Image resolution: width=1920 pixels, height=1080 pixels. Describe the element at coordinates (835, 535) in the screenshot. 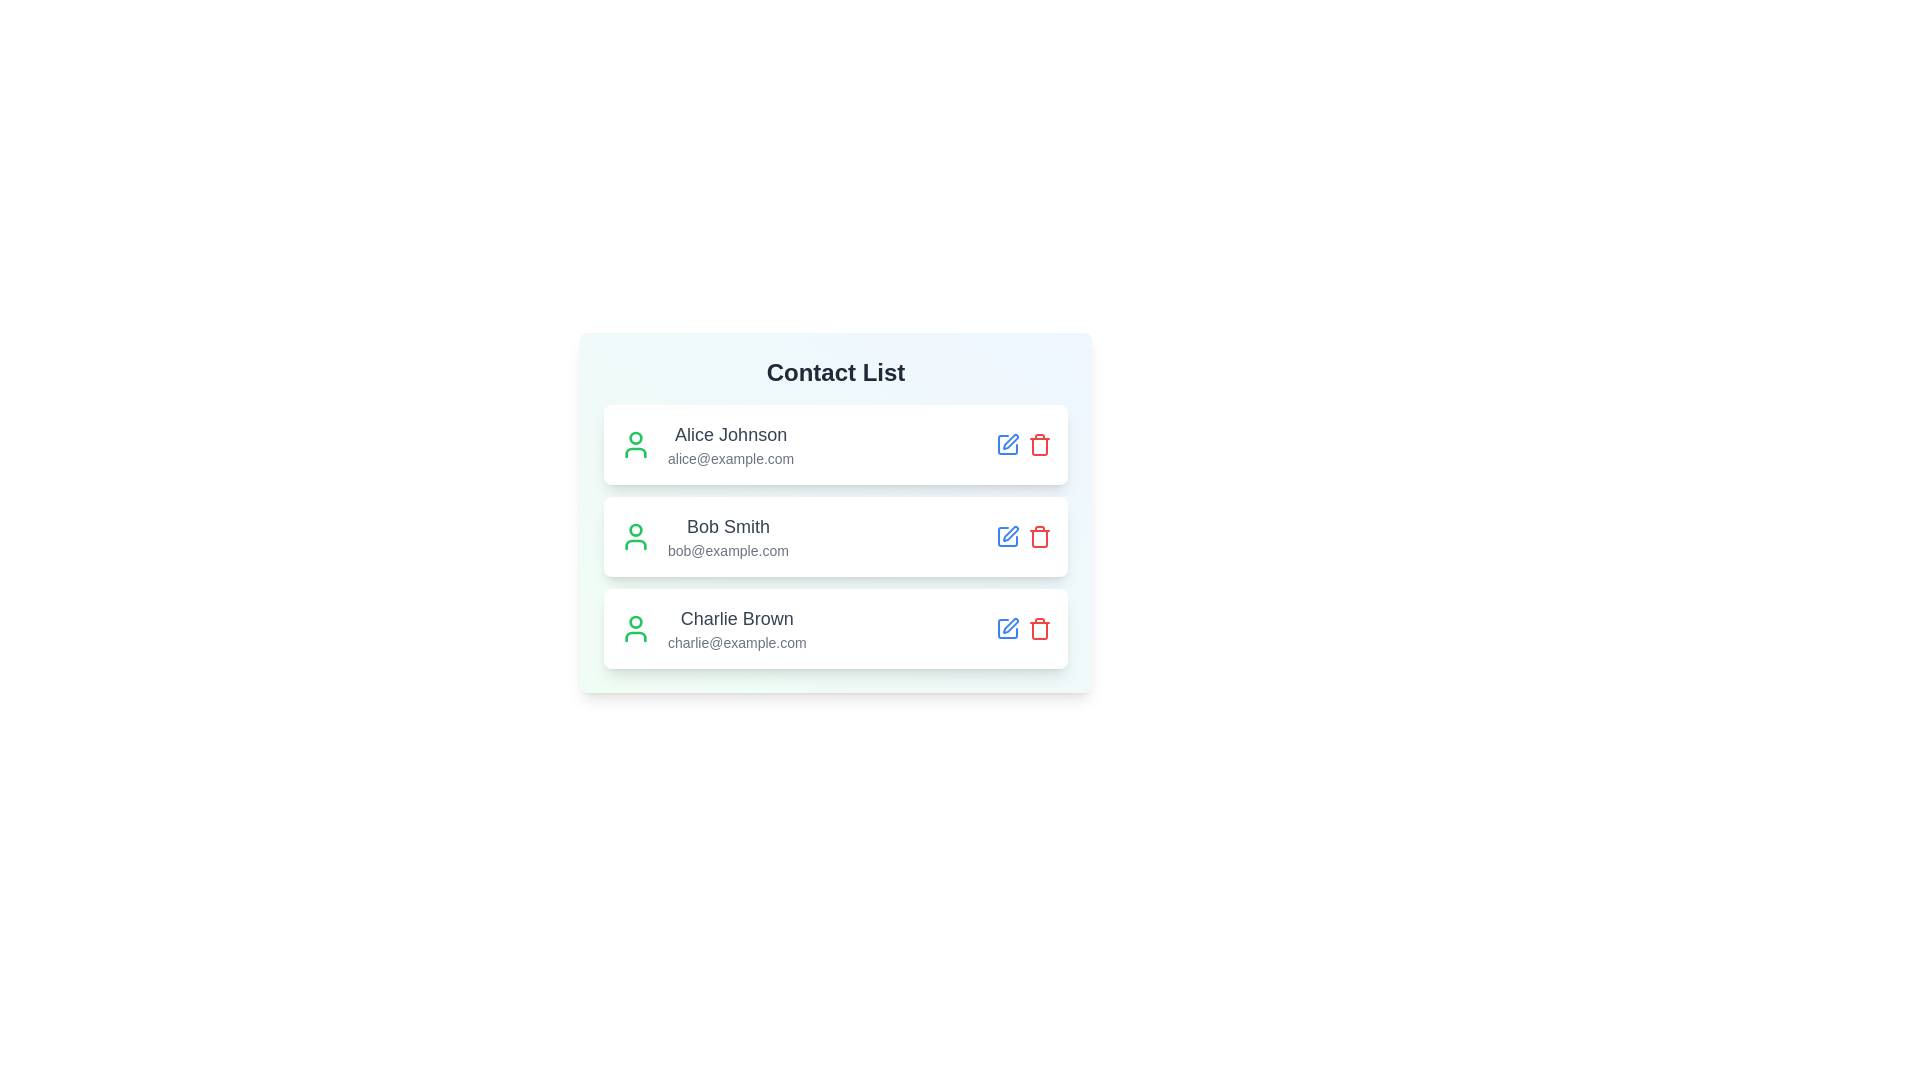

I see `the contact item corresponding to Bob Smith` at that location.